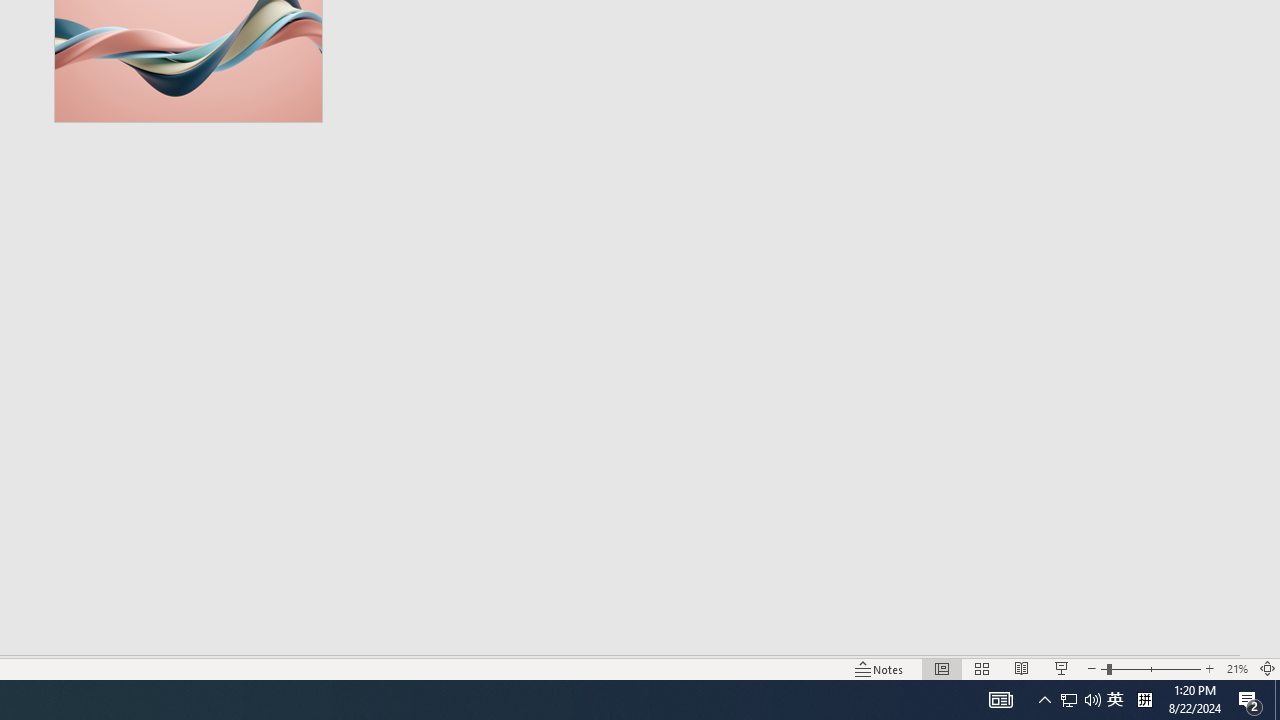  What do you see at coordinates (1236, 669) in the screenshot?
I see `'Zoom 21%'` at bounding box center [1236, 669].